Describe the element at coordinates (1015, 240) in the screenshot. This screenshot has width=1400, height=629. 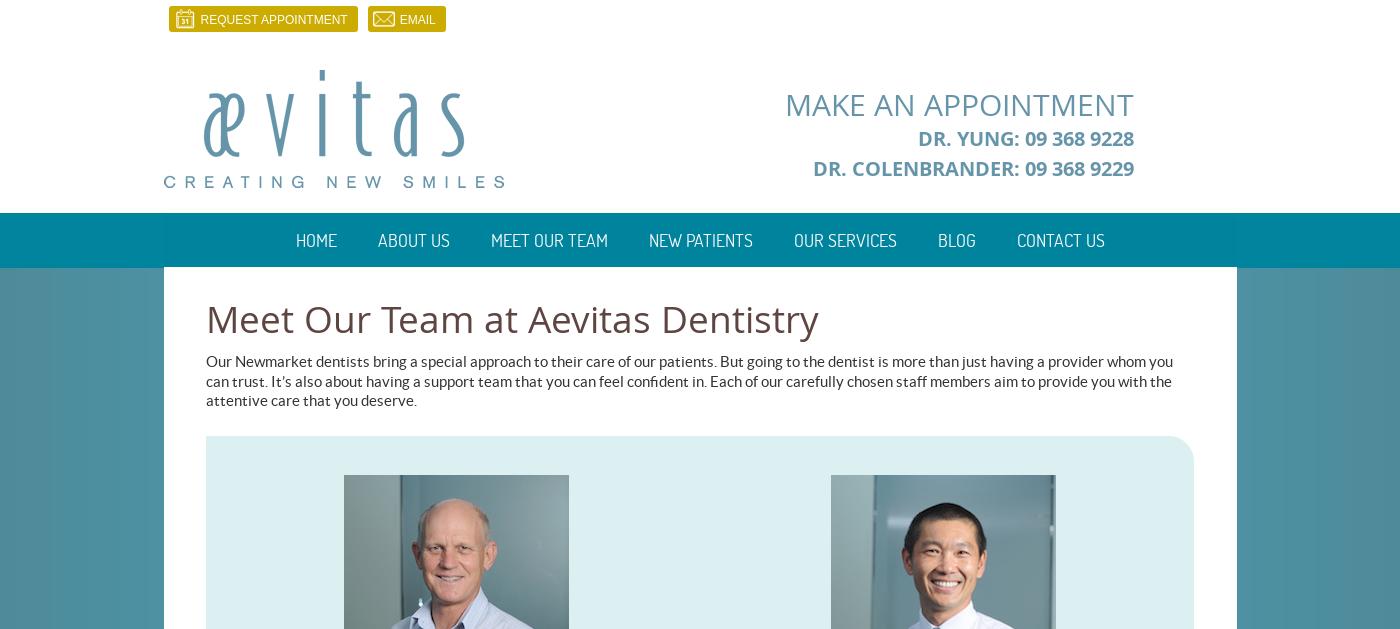
I see `'Contact Us'` at that location.